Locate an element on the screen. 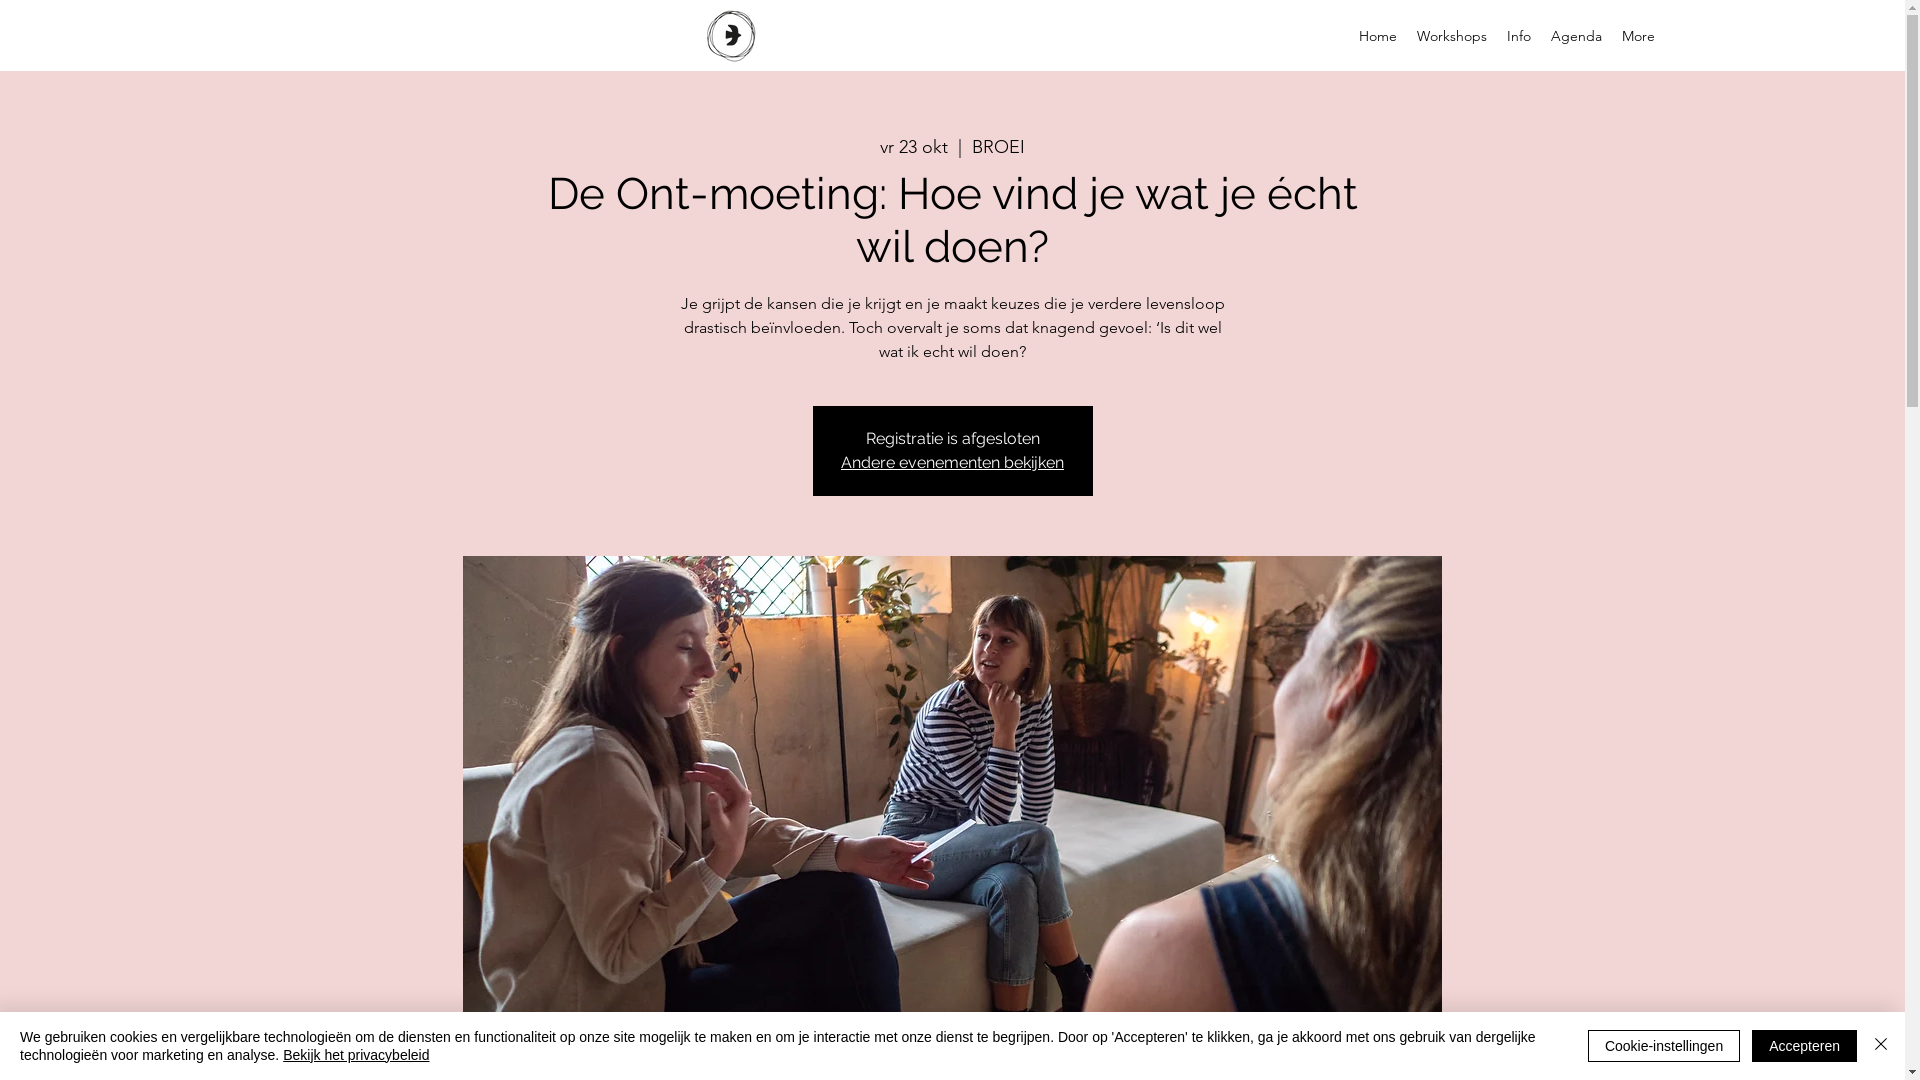 Image resolution: width=1920 pixels, height=1080 pixels. 'Andere evenementen bekijken' is located at coordinates (951, 462).